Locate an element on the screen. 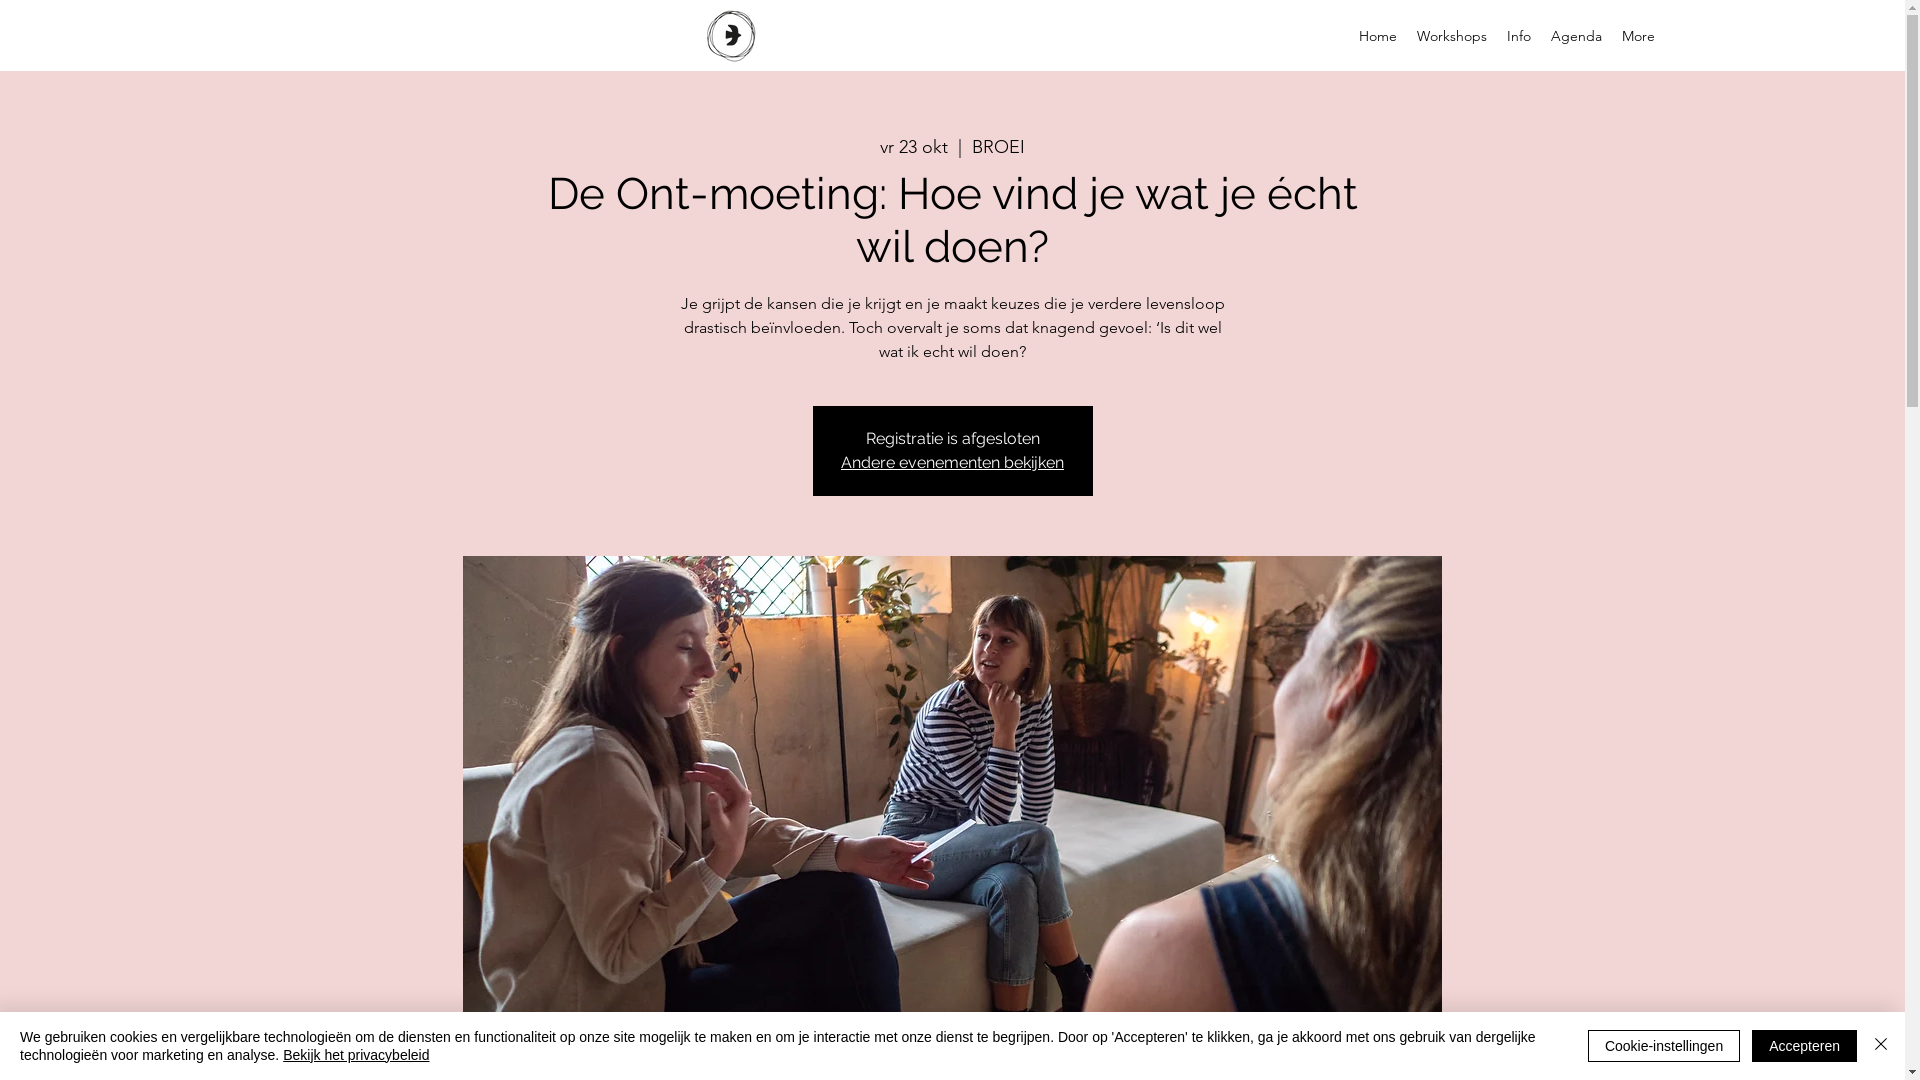 Image resolution: width=1920 pixels, height=1080 pixels. 'Andere evenementen bekijken' is located at coordinates (951, 462).